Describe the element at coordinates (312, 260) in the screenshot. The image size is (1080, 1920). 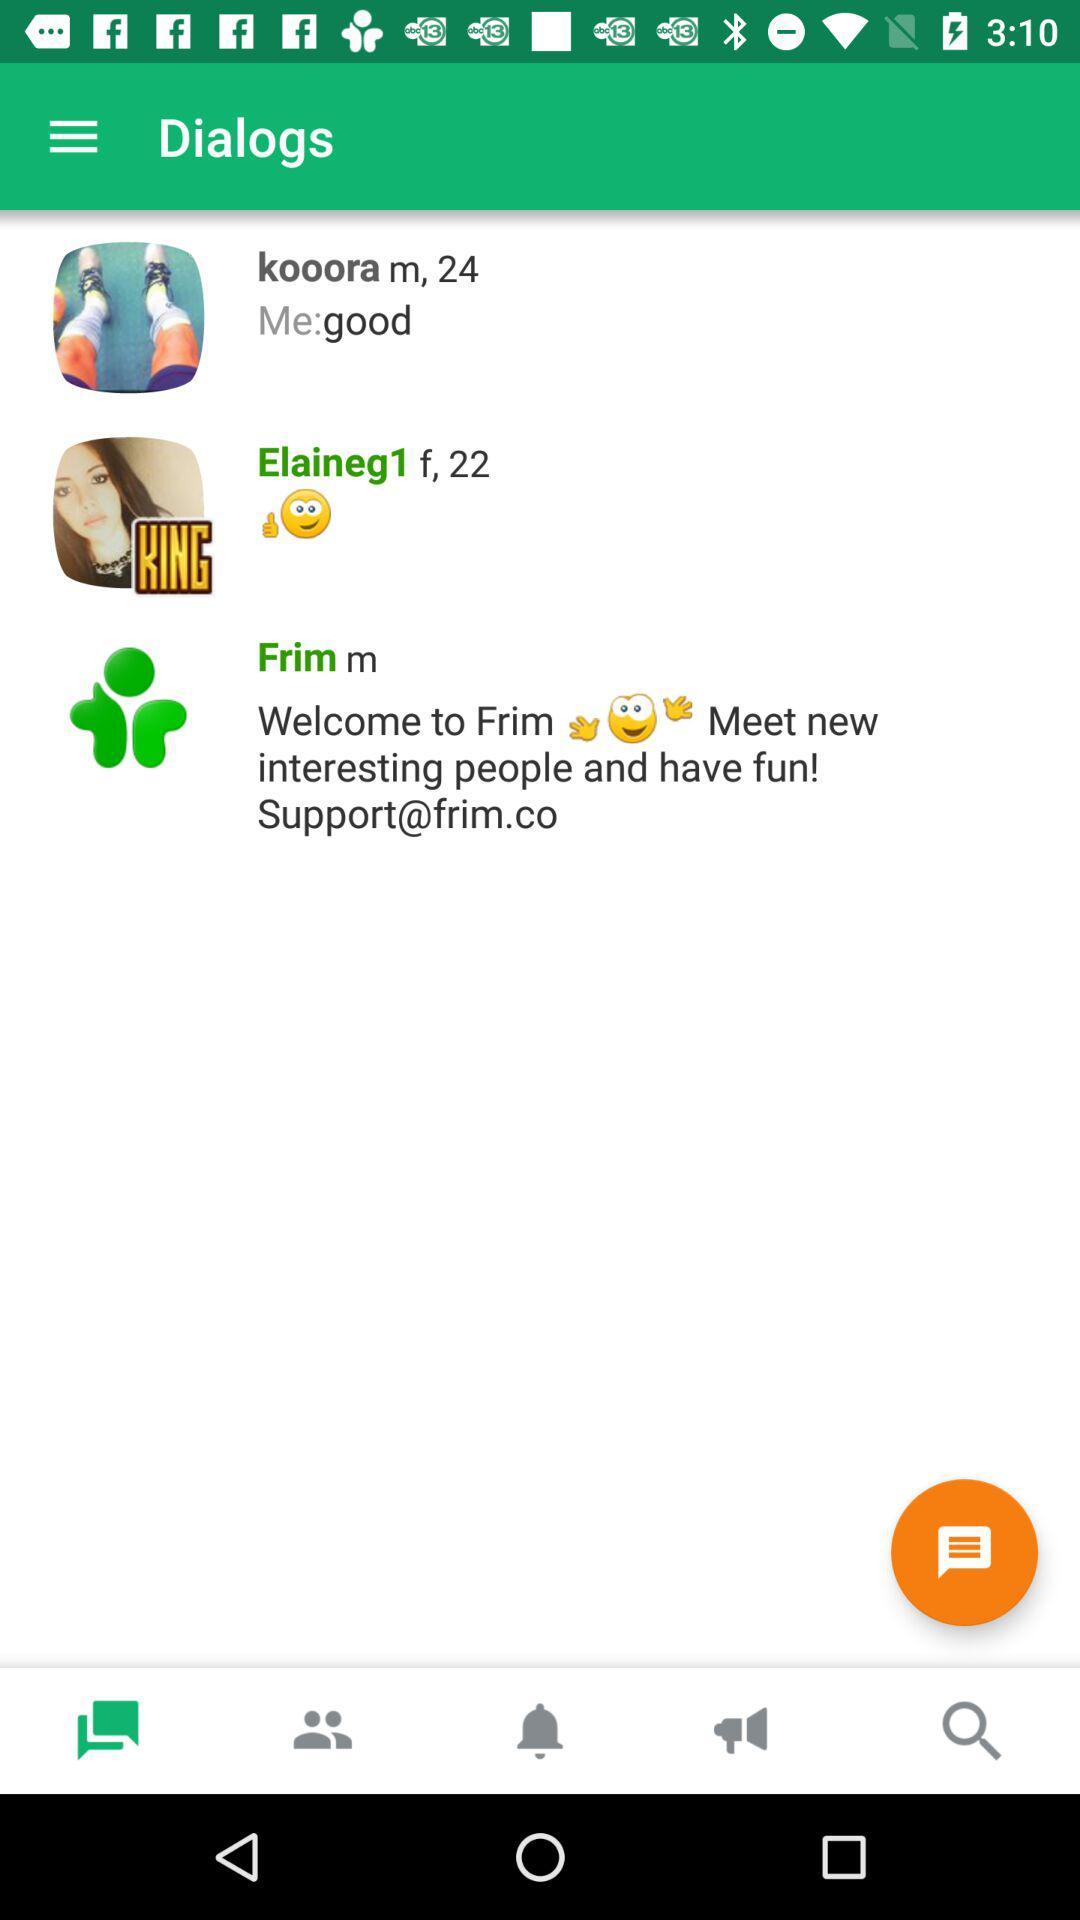
I see `icon below dialogs icon` at that location.